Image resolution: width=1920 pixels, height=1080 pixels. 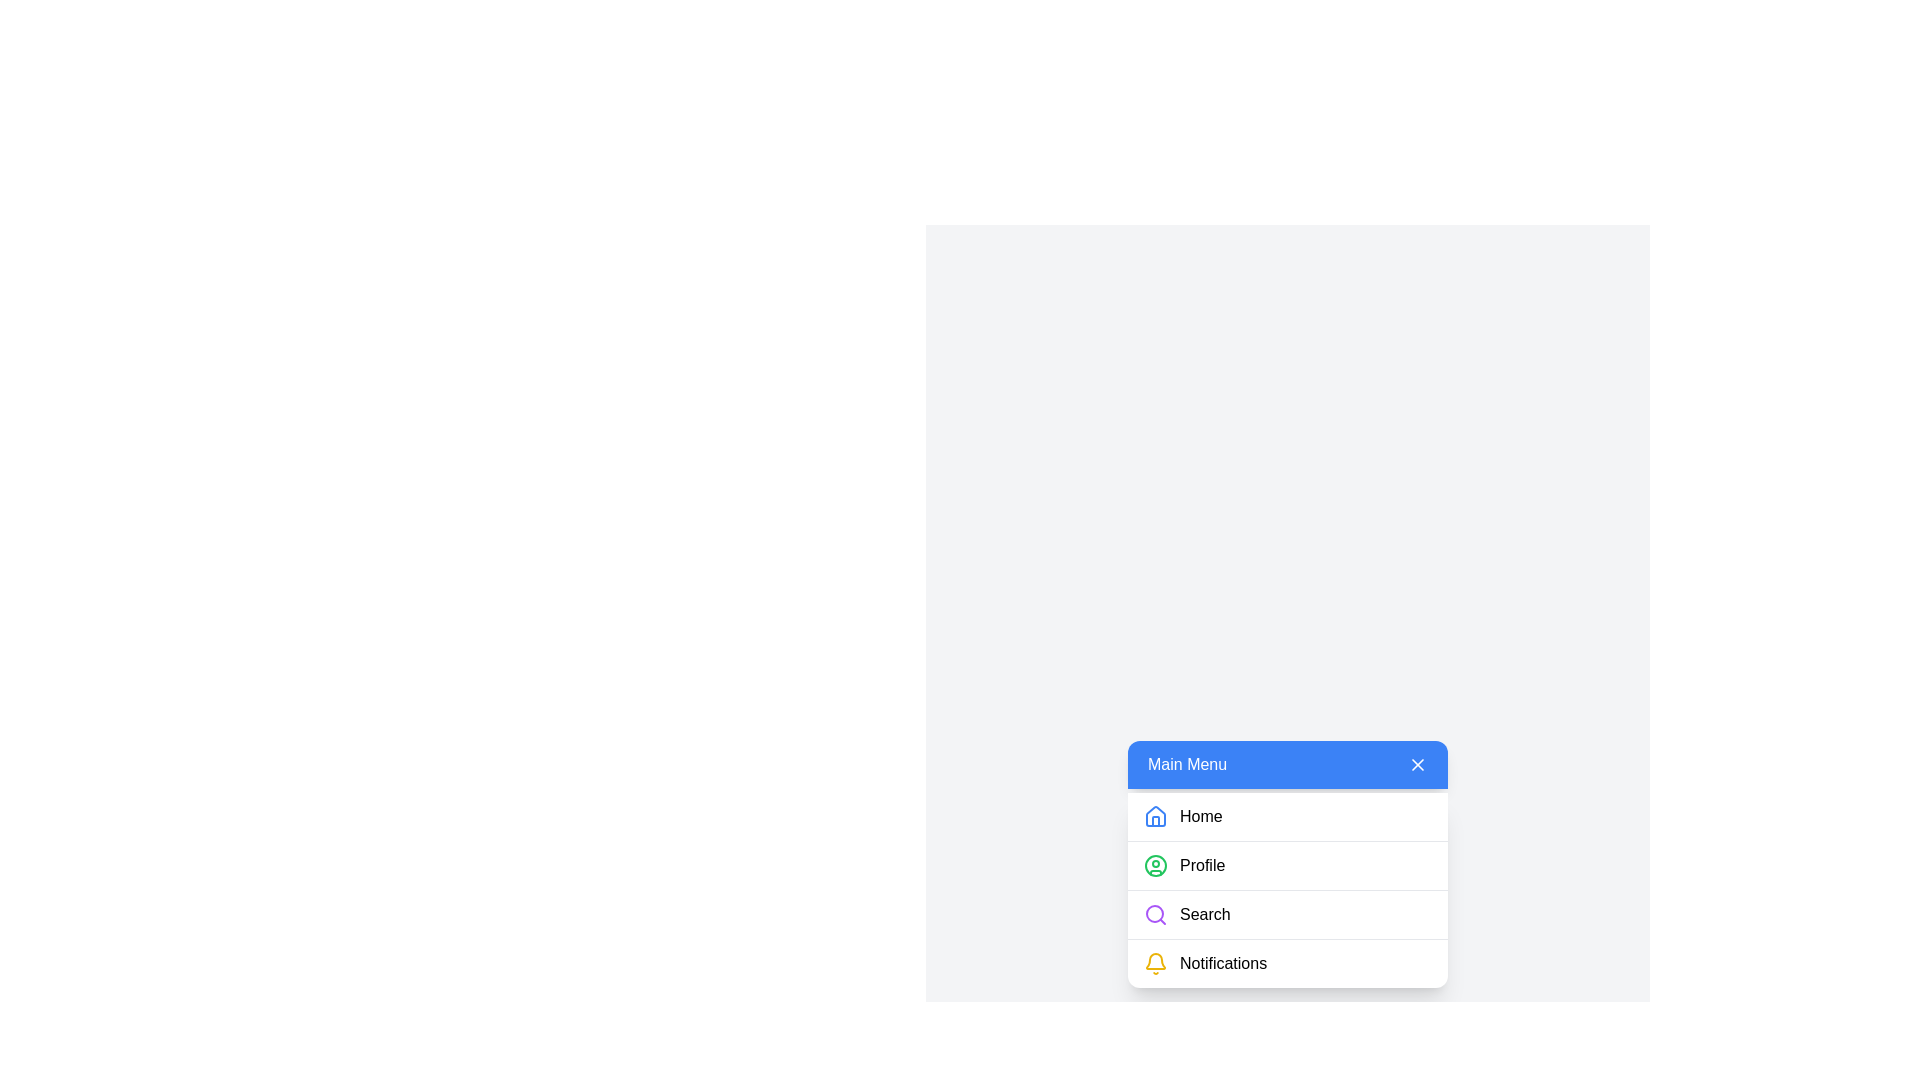 I want to click on the 'Home' icon in the navigation menu, so click(x=1156, y=817).